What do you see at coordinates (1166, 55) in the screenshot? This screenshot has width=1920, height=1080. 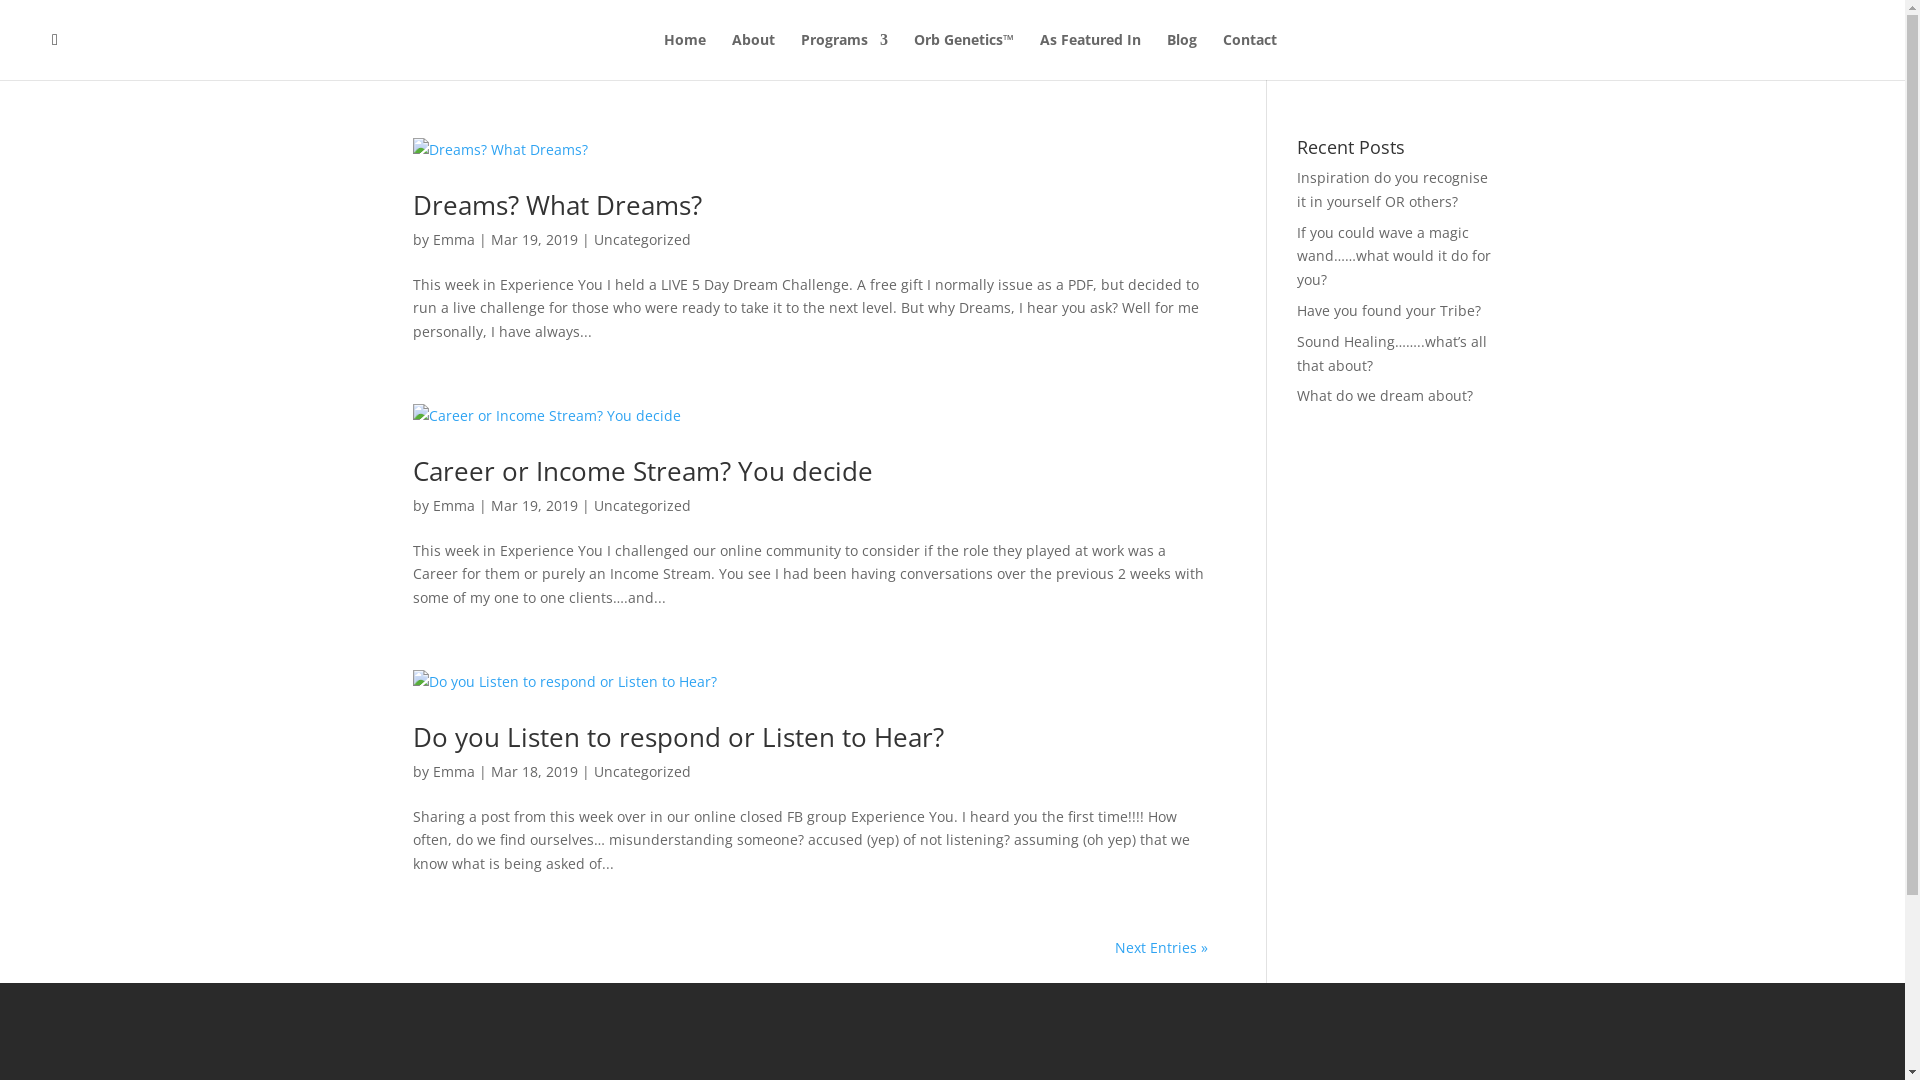 I see `'Blog'` at bounding box center [1166, 55].